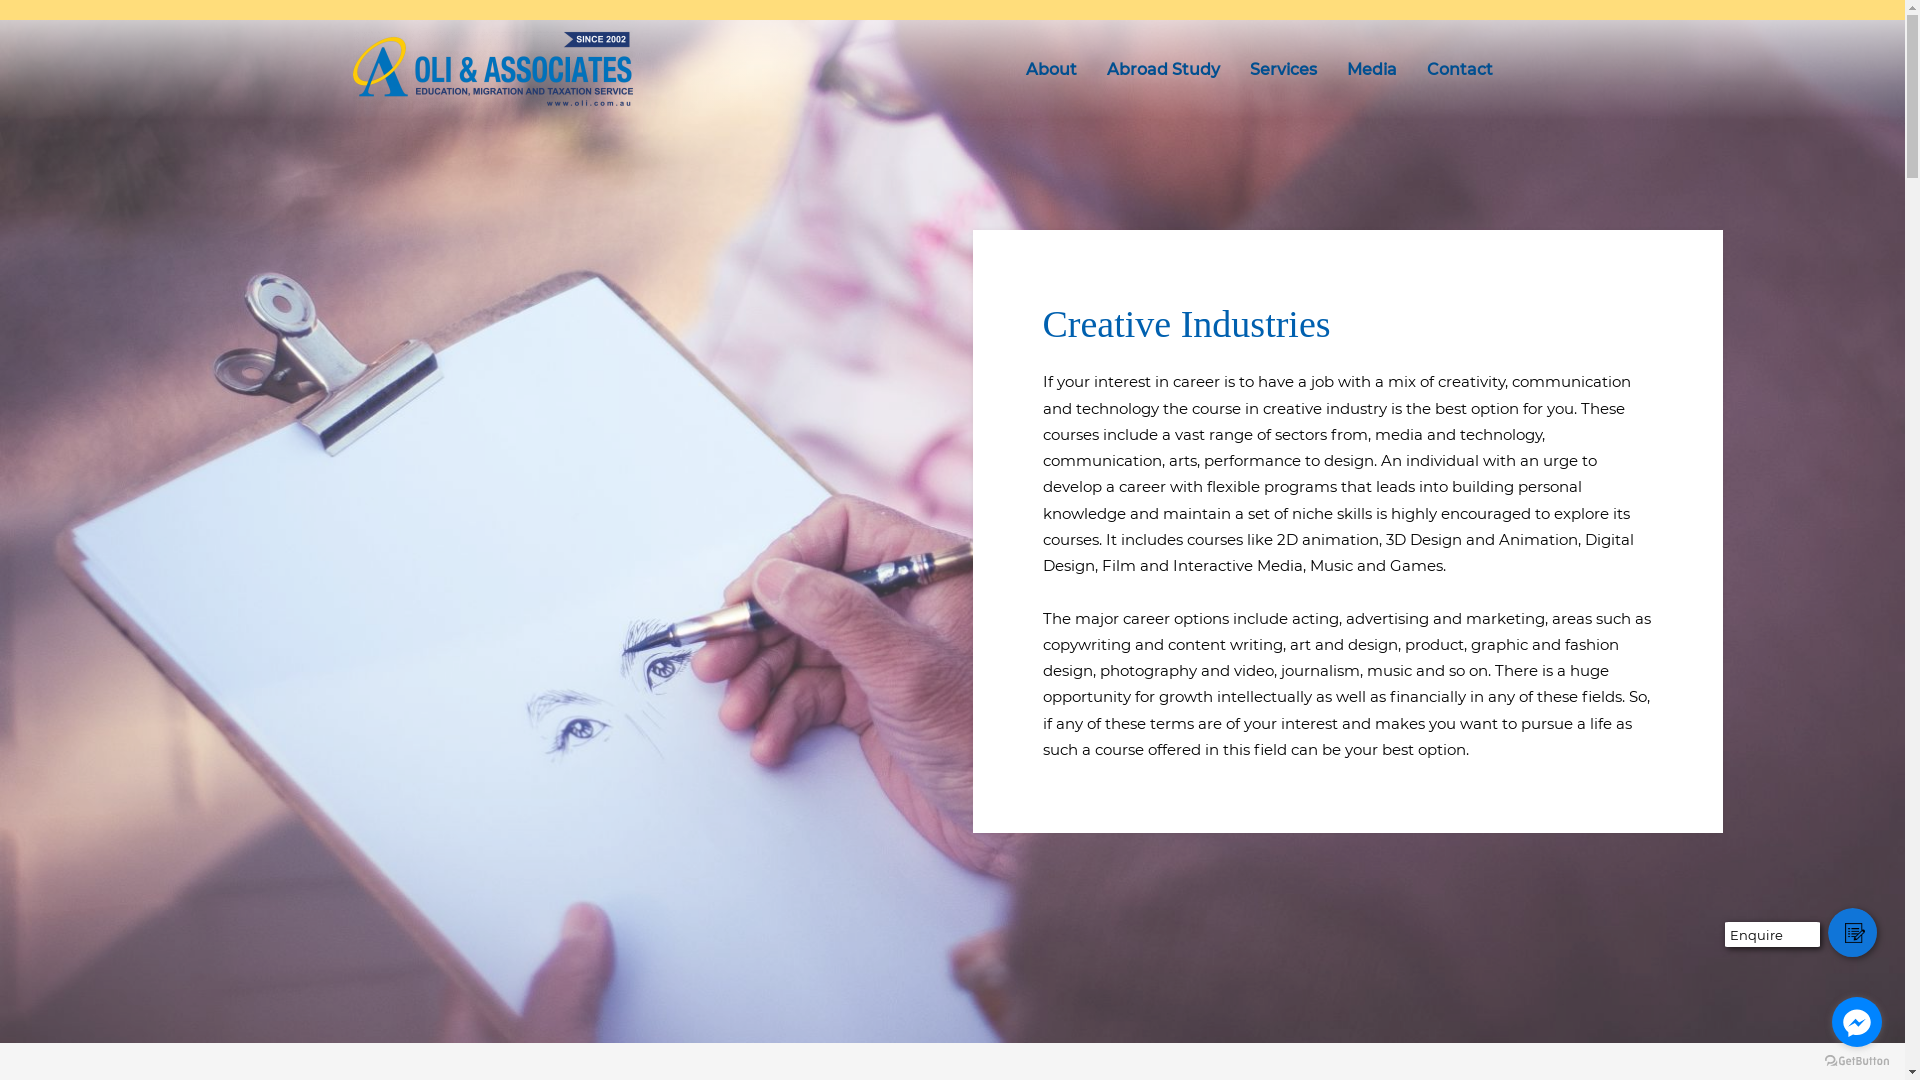  I want to click on 'Services', so click(1232, 68).